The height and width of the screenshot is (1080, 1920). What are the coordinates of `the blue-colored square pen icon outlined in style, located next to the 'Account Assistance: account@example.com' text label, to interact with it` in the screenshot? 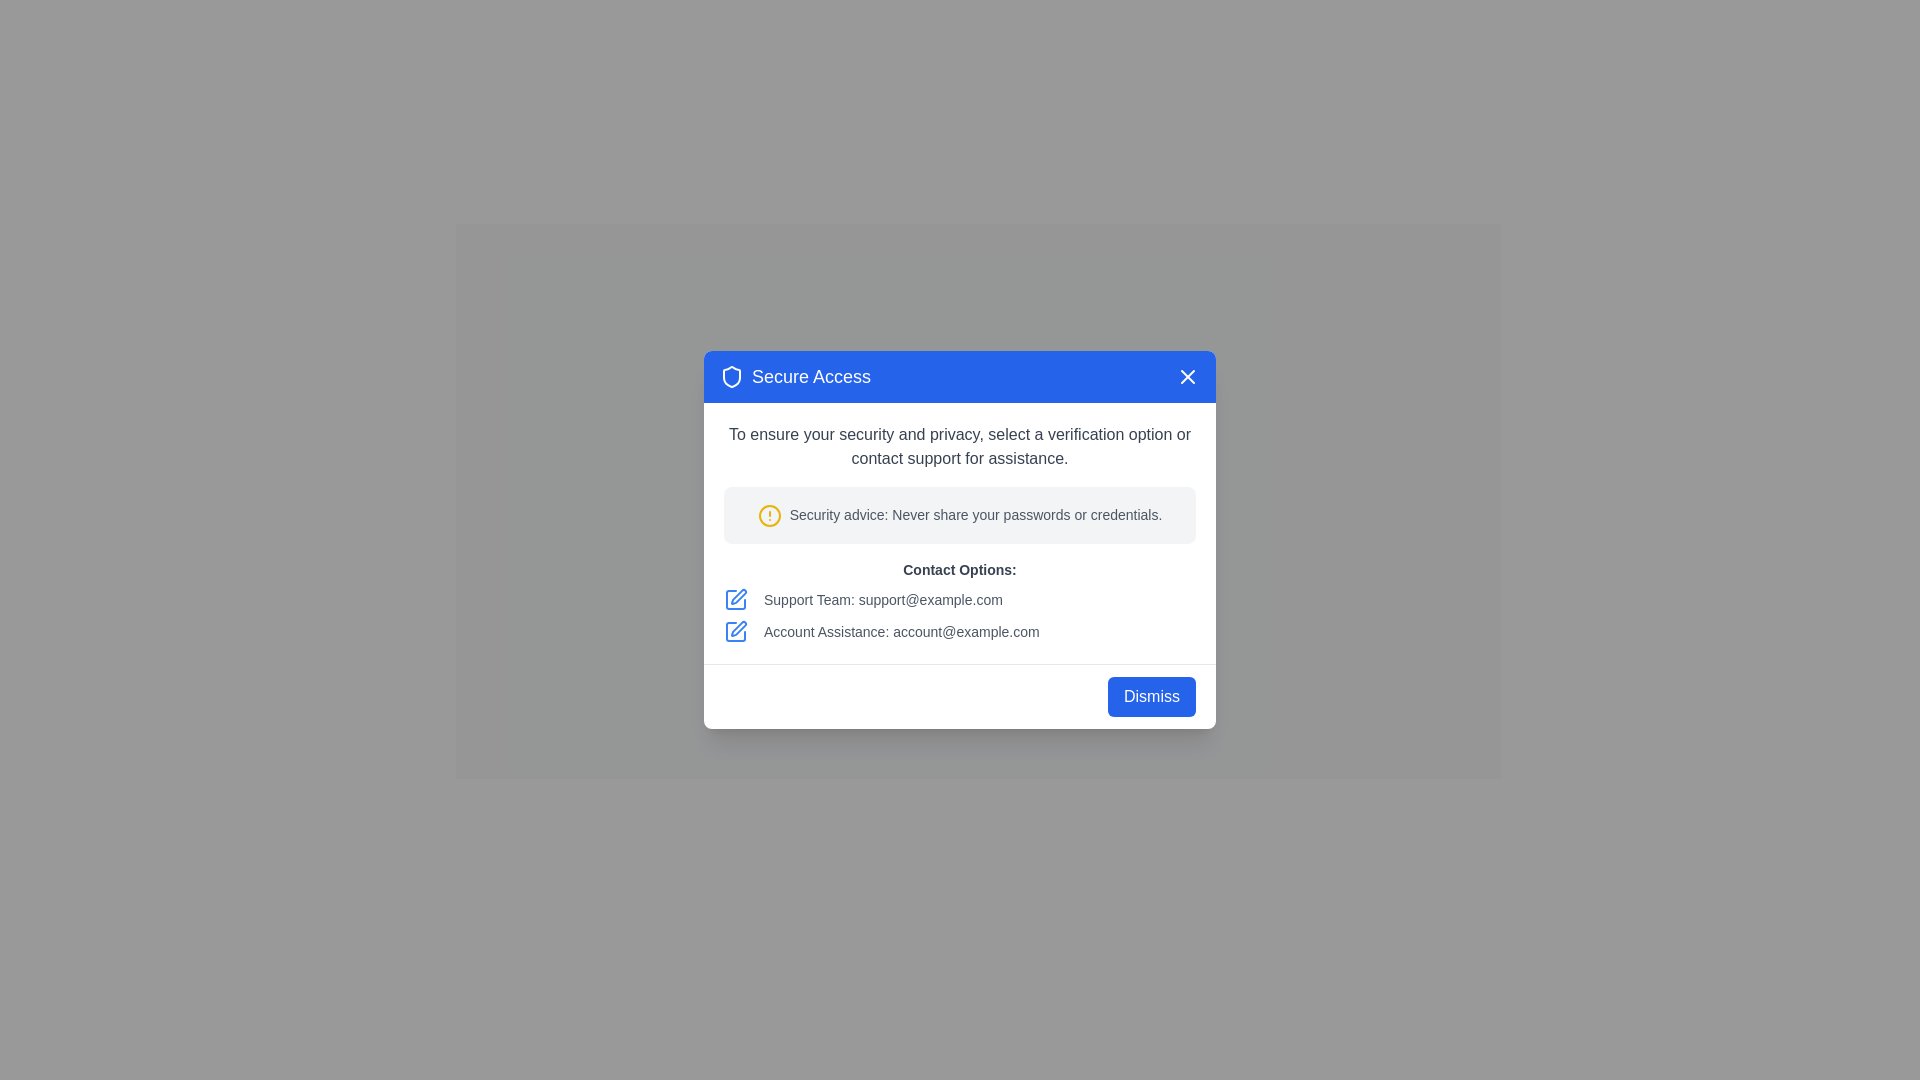 It's located at (734, 631).